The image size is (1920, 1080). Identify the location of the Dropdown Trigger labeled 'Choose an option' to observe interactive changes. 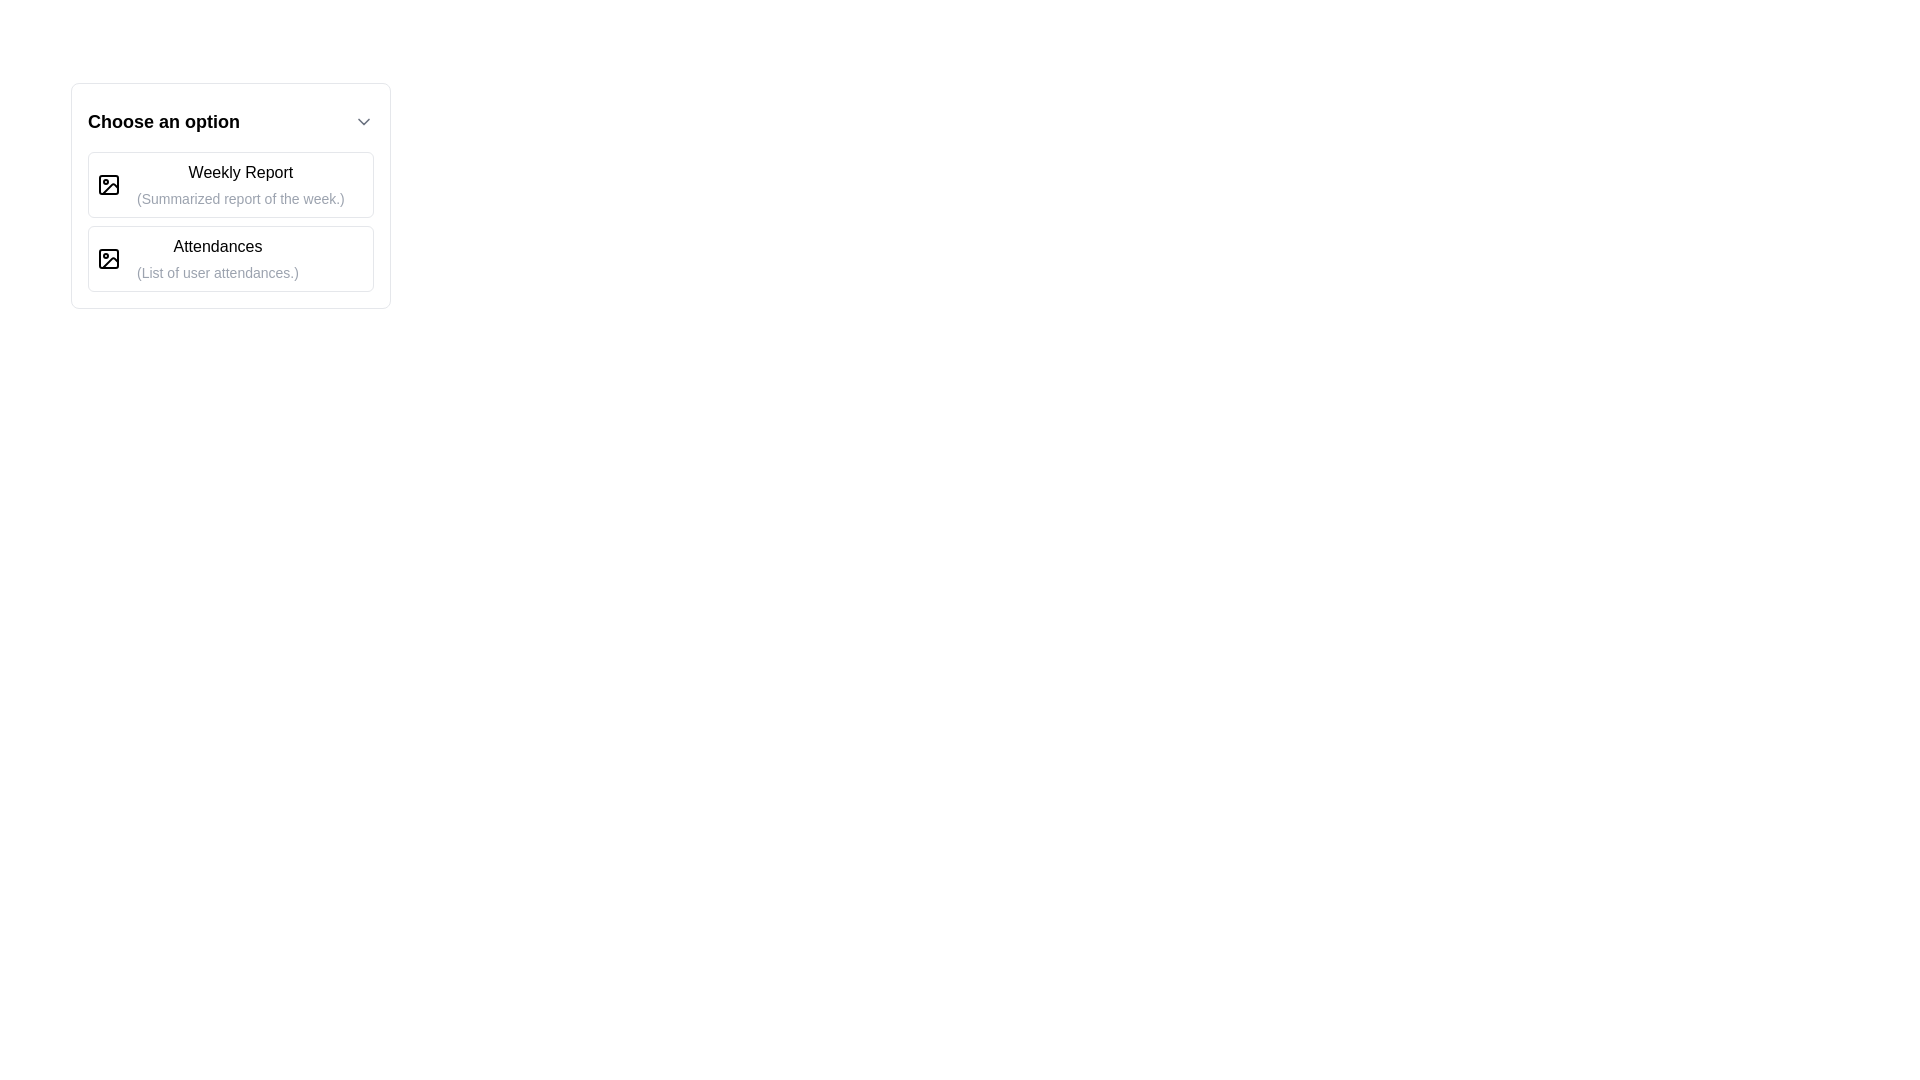
(230, 122).